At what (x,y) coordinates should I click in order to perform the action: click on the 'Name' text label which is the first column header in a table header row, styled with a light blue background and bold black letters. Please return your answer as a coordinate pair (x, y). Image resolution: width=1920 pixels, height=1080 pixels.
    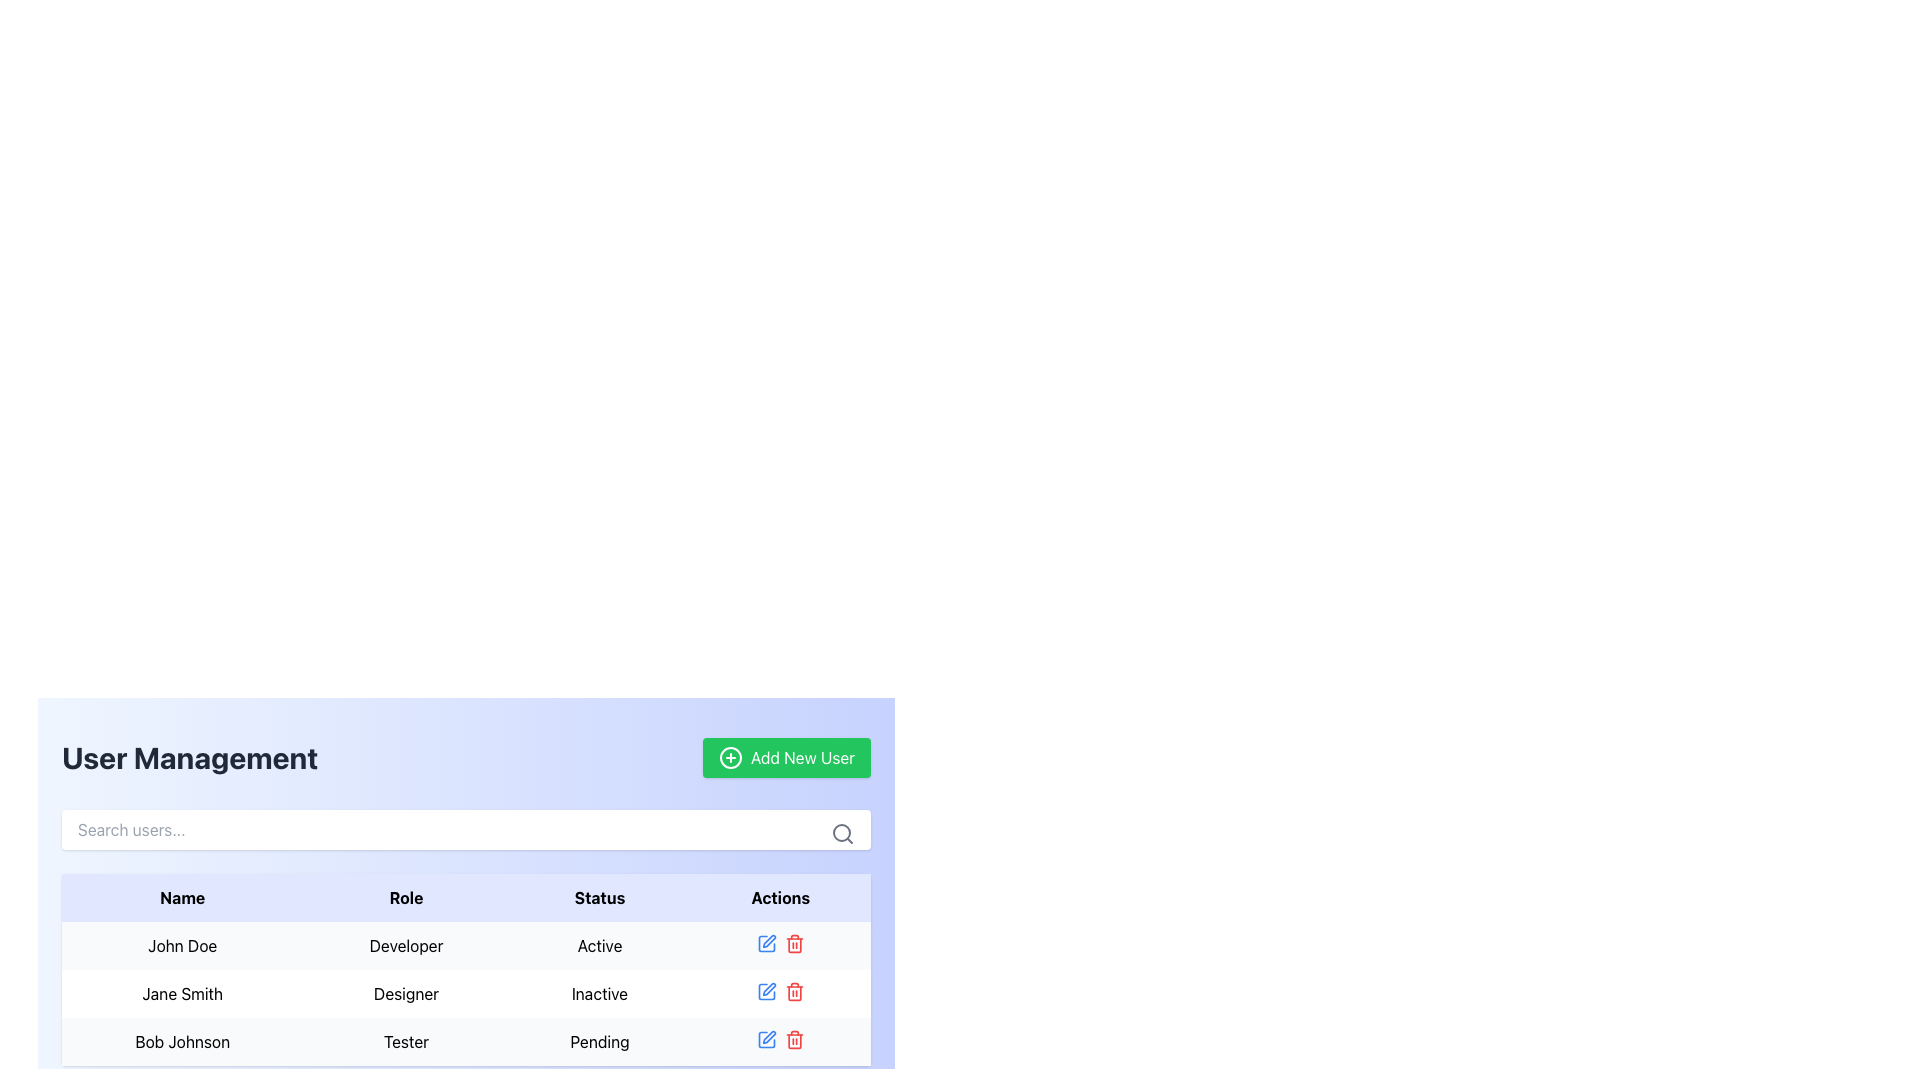
    Looking at the image, I should click on (182, 897).